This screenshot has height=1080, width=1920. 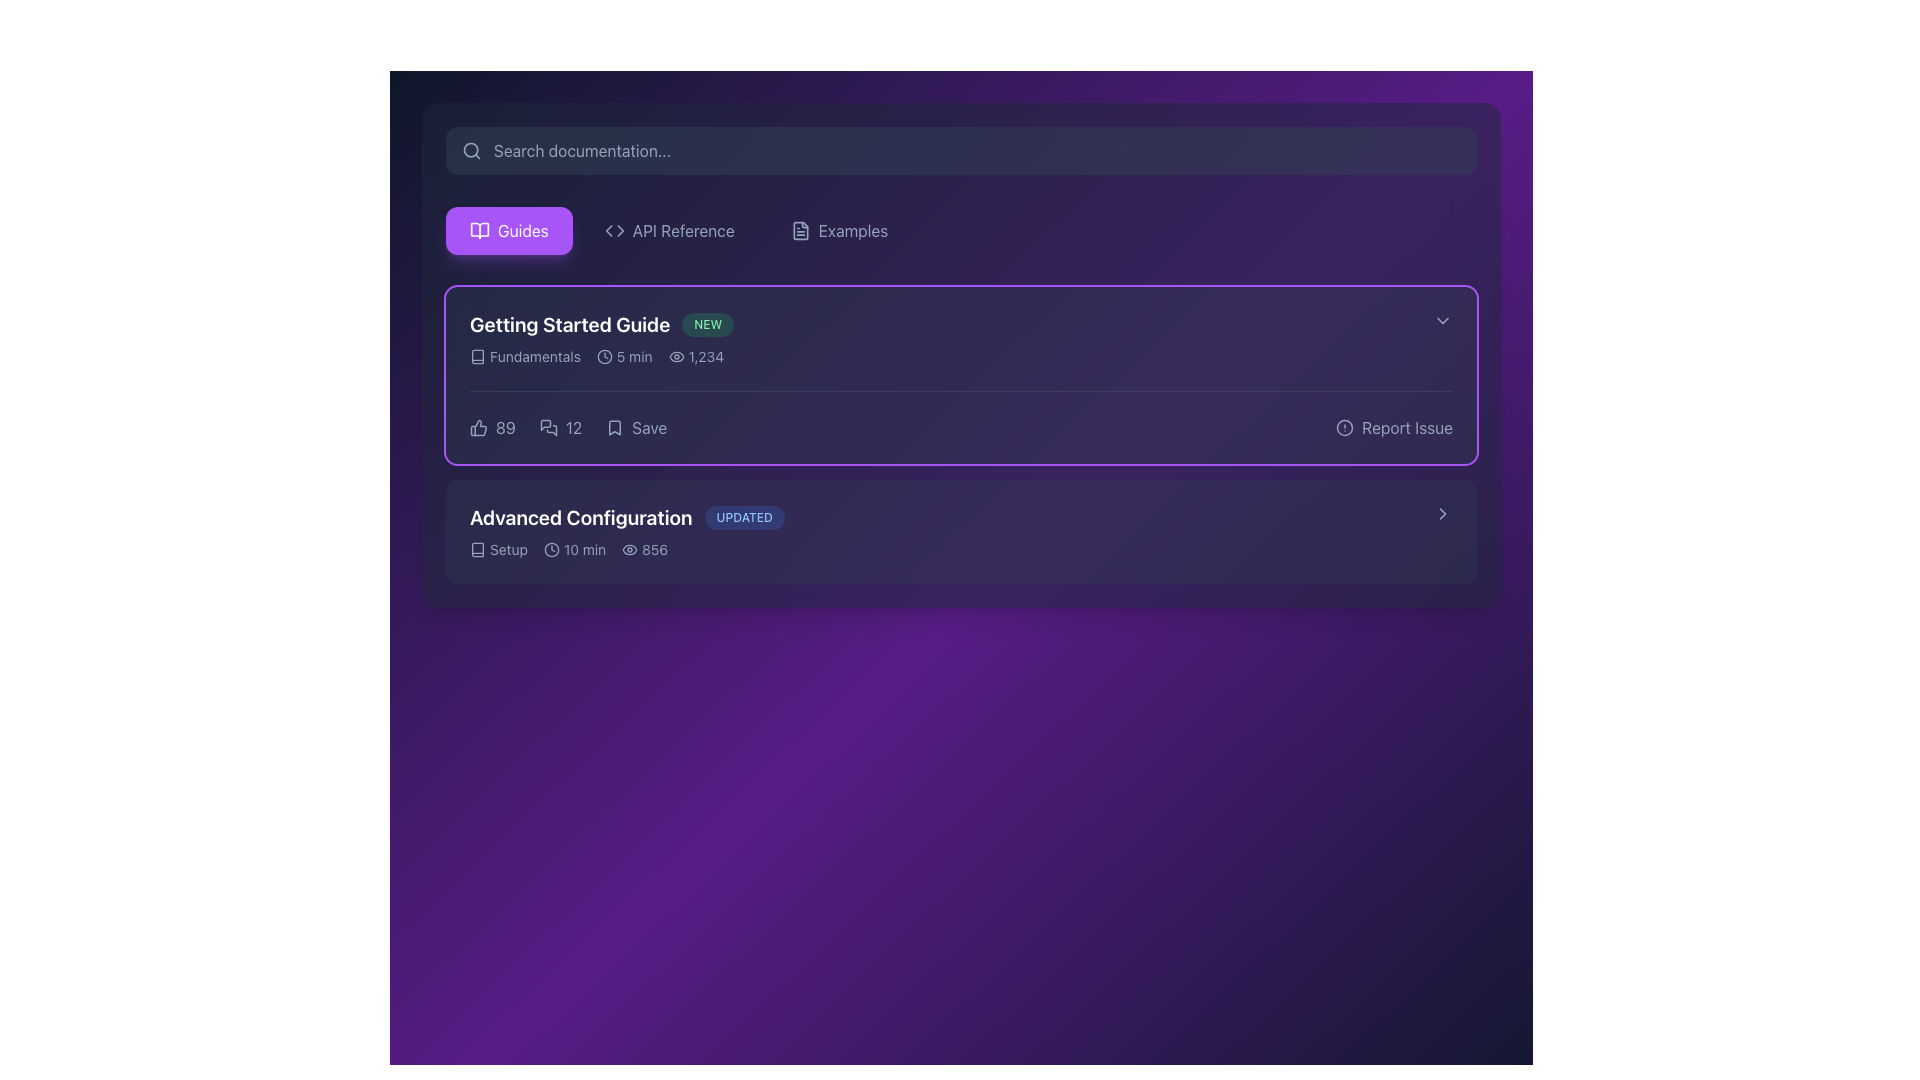 What do you see at coordinates (800, 230) in the screenshot?
I see `the 'Examples' SVG icon in the navigation bar` at bounding box center [800, 230].